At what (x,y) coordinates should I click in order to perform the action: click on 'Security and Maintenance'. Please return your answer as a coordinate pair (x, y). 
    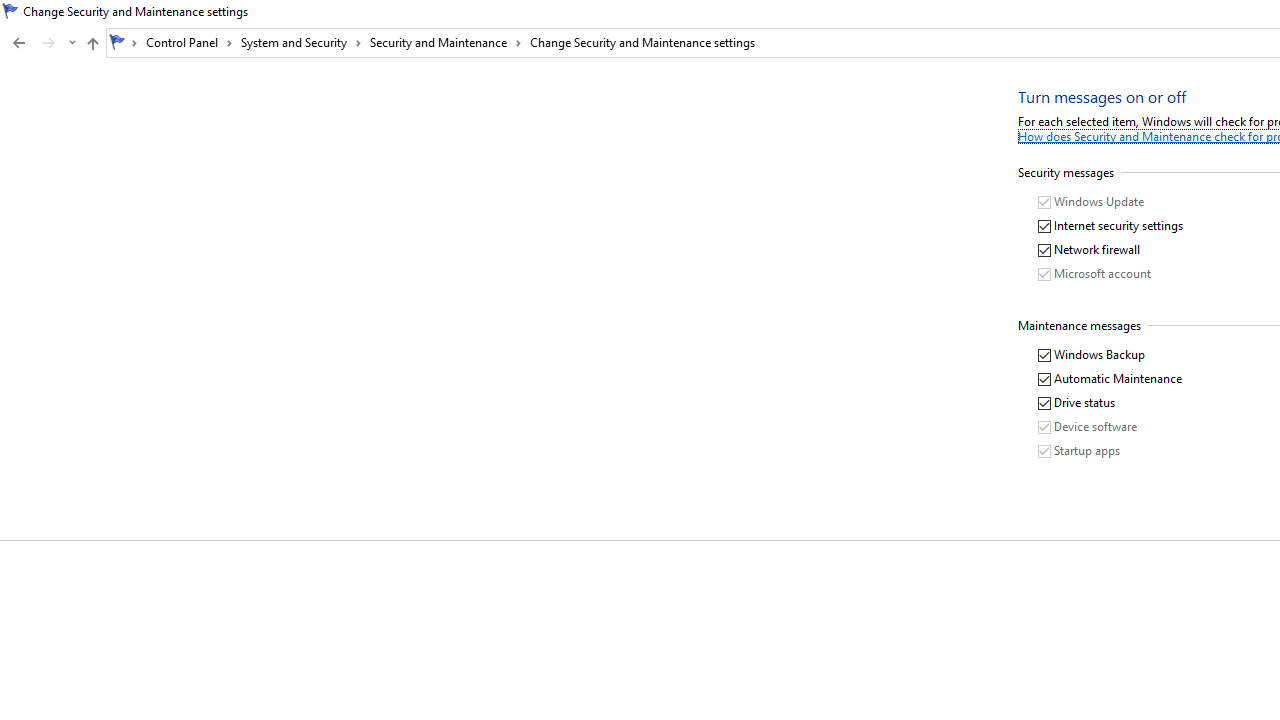
    Looking at the image, I should click on (445, 42).